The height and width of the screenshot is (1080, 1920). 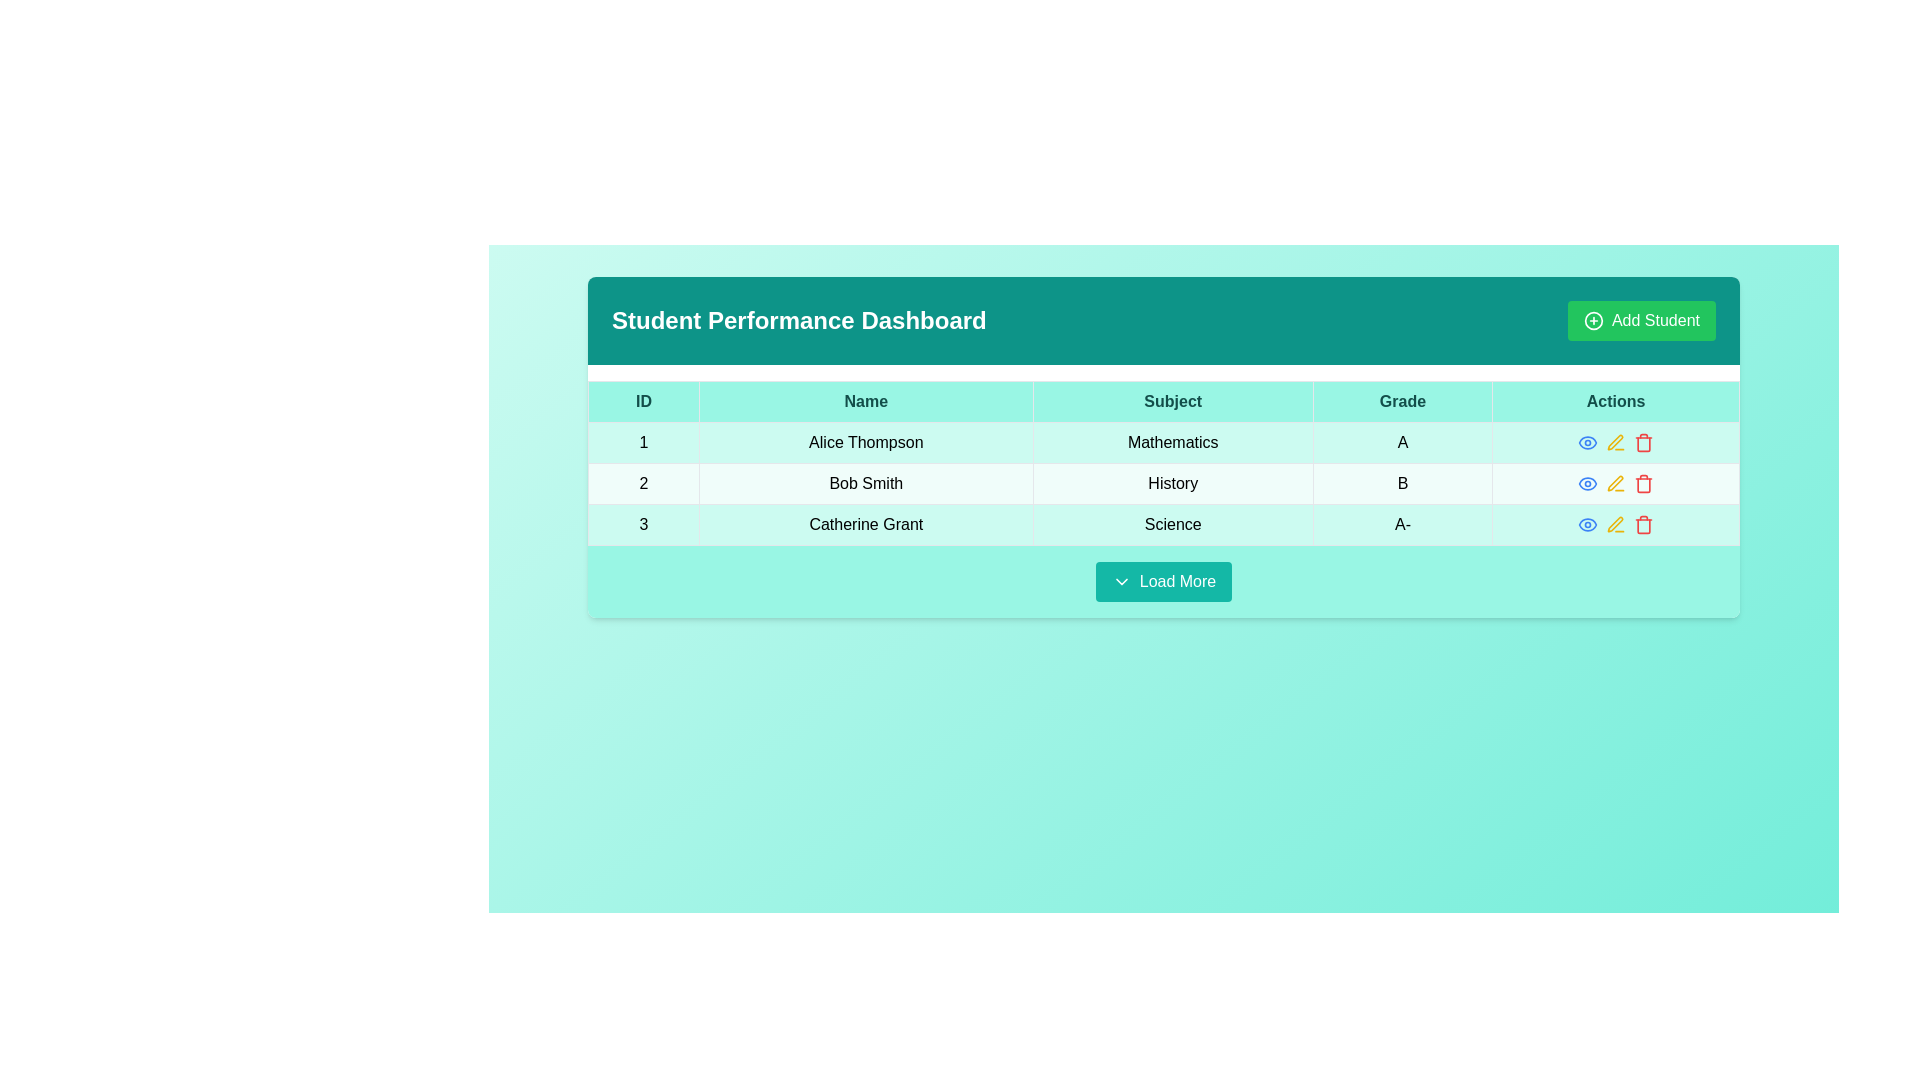 I want to click on the 'Science' text label in the third row of the student performance table, located in the 'Subject' column, so click(x=1173, y=523).